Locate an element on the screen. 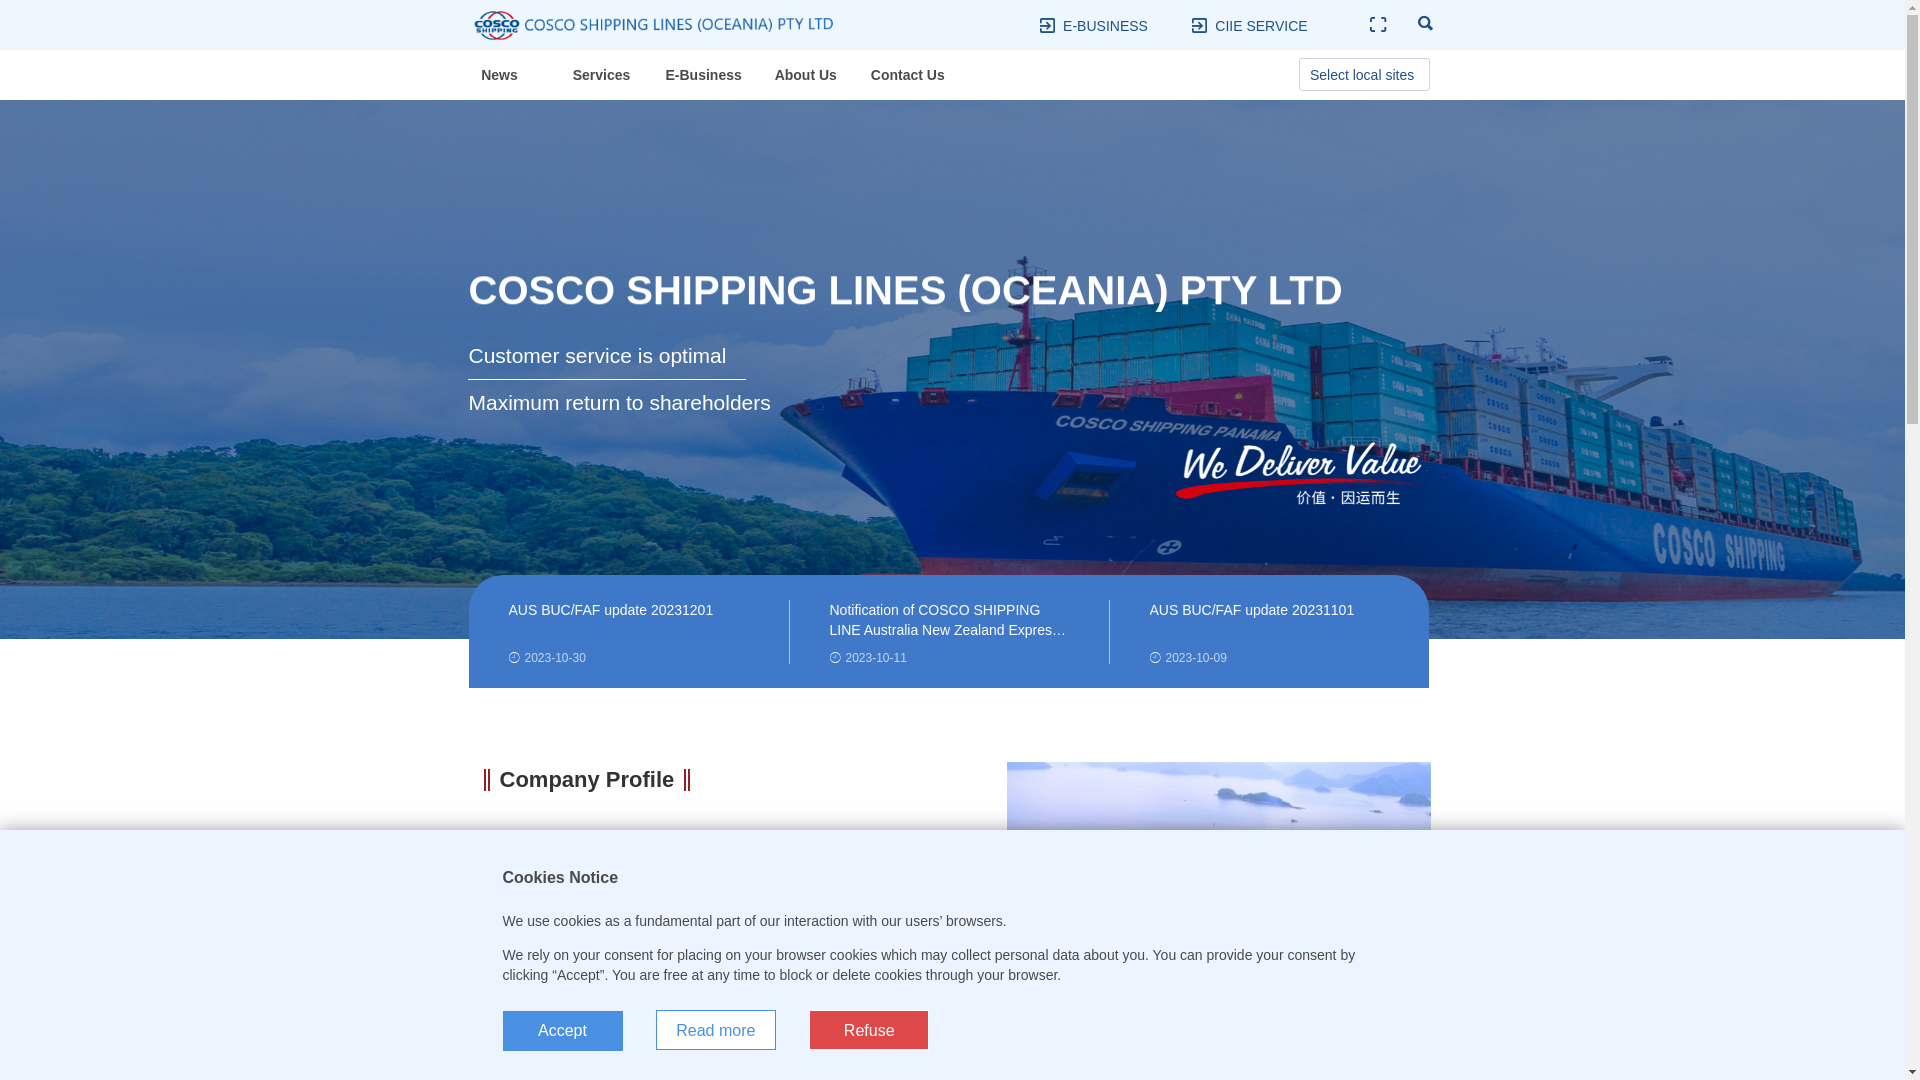 This screenshot has width=1920, height=1080. 'CIIE SERVICE' is located at coordinates (1260, 26).